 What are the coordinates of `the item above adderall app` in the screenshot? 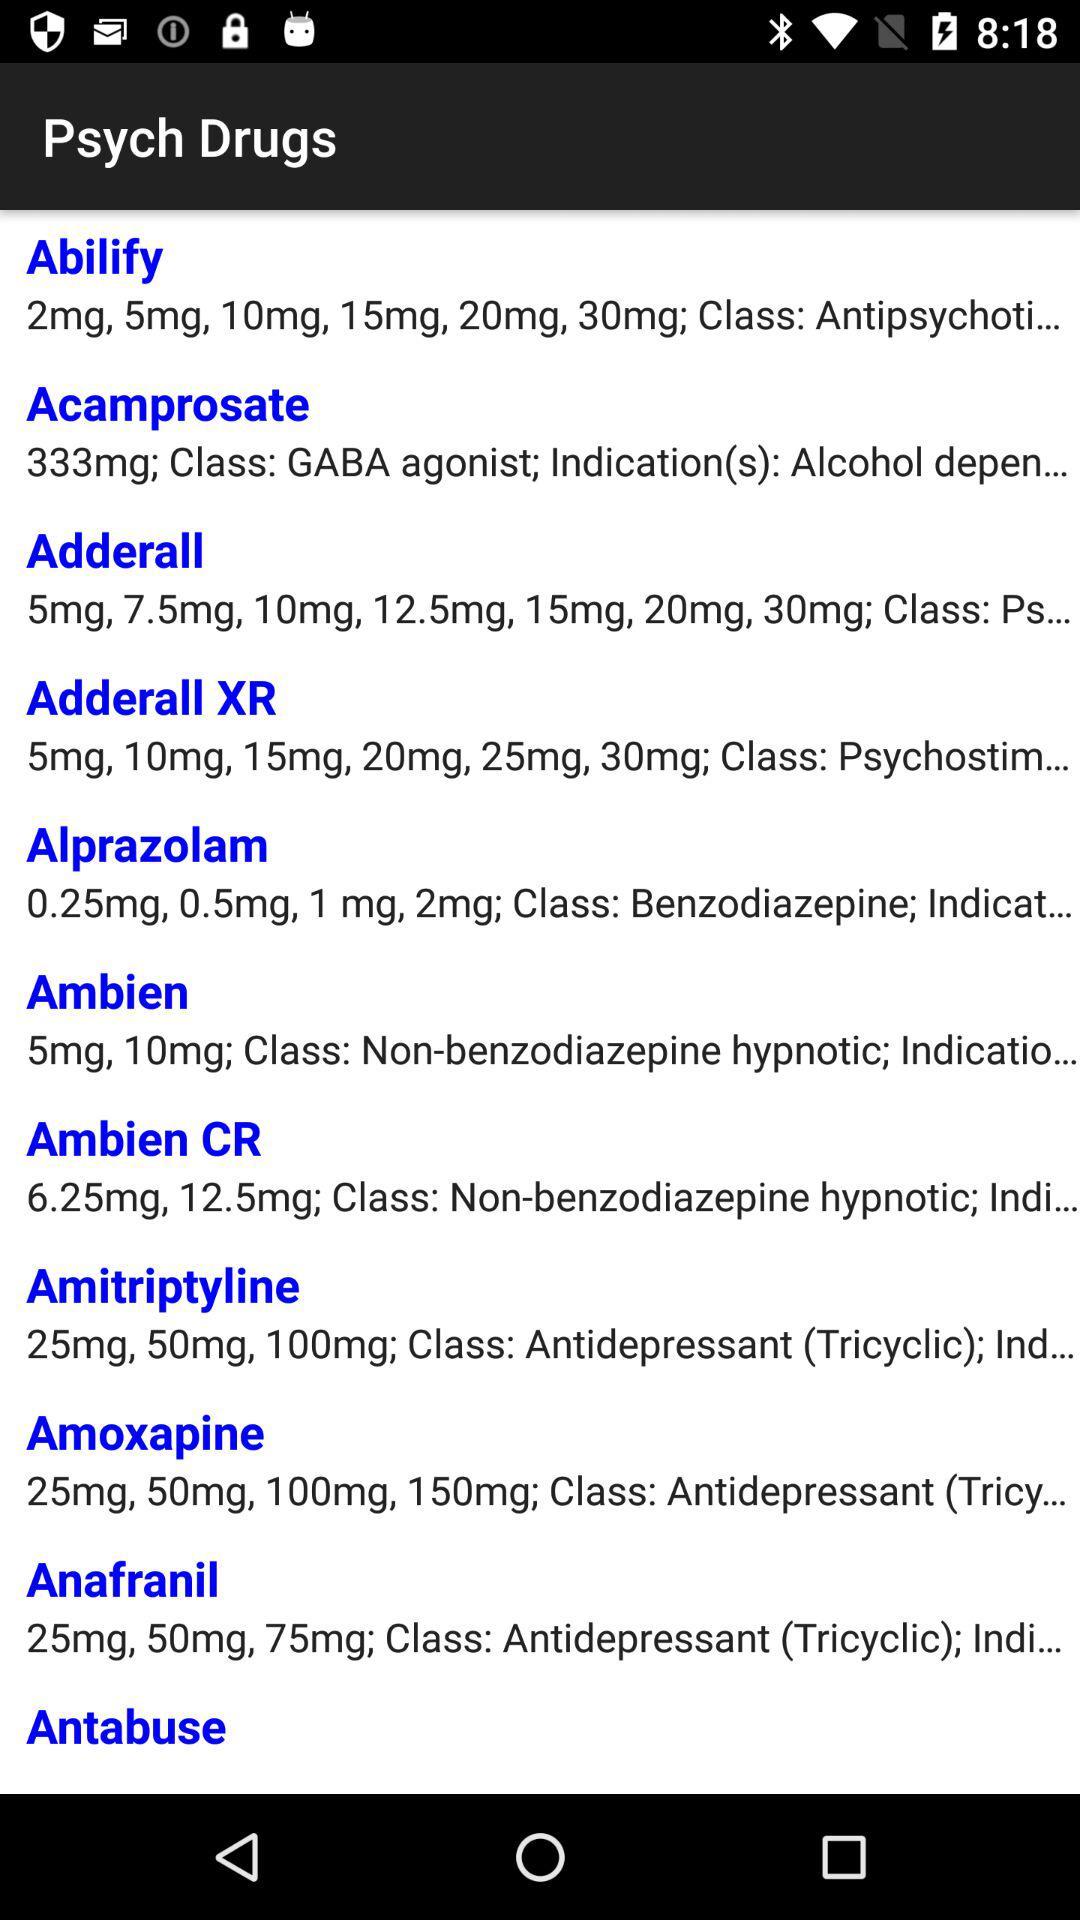 It's located at (553, 459).